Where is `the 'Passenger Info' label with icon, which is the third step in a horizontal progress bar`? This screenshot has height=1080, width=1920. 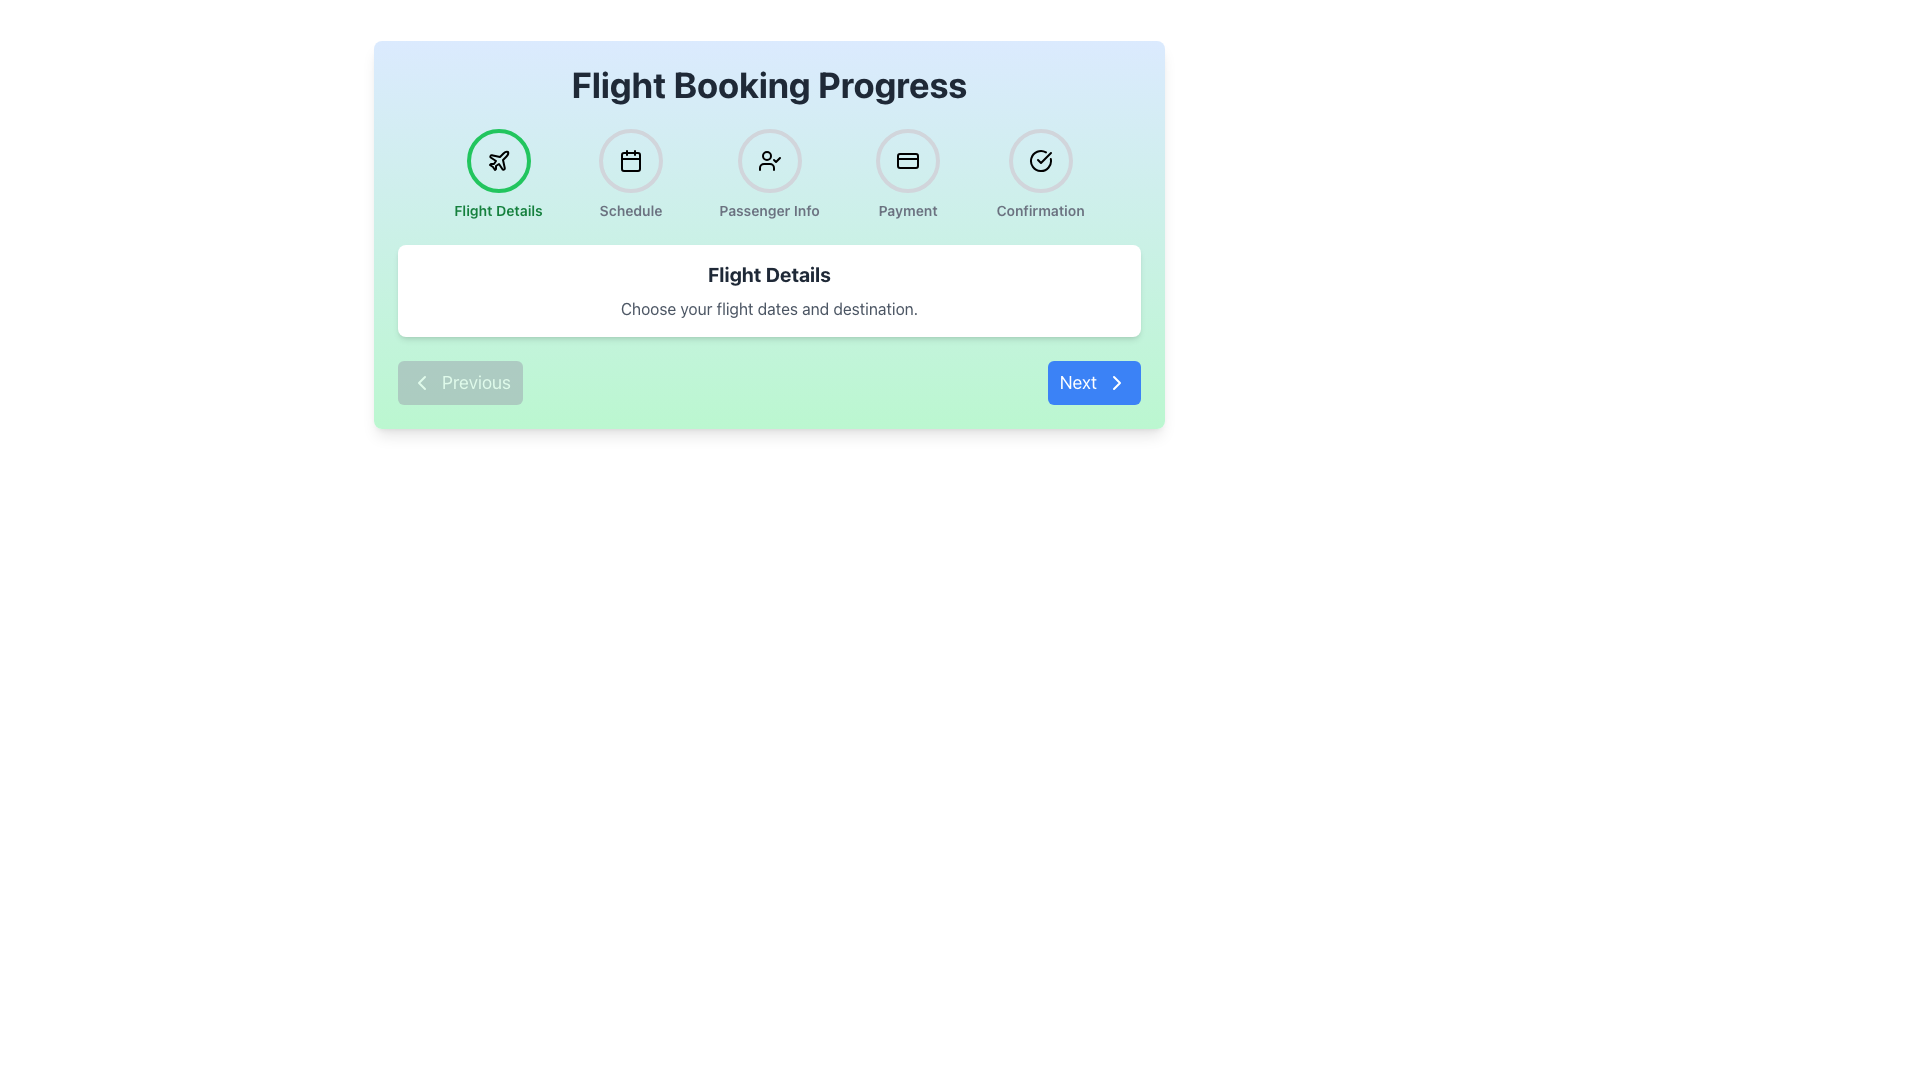
the 'Passenger Info' label with icon, which is the third step in a horizontal progress bar is located at coordinates (768, 173).